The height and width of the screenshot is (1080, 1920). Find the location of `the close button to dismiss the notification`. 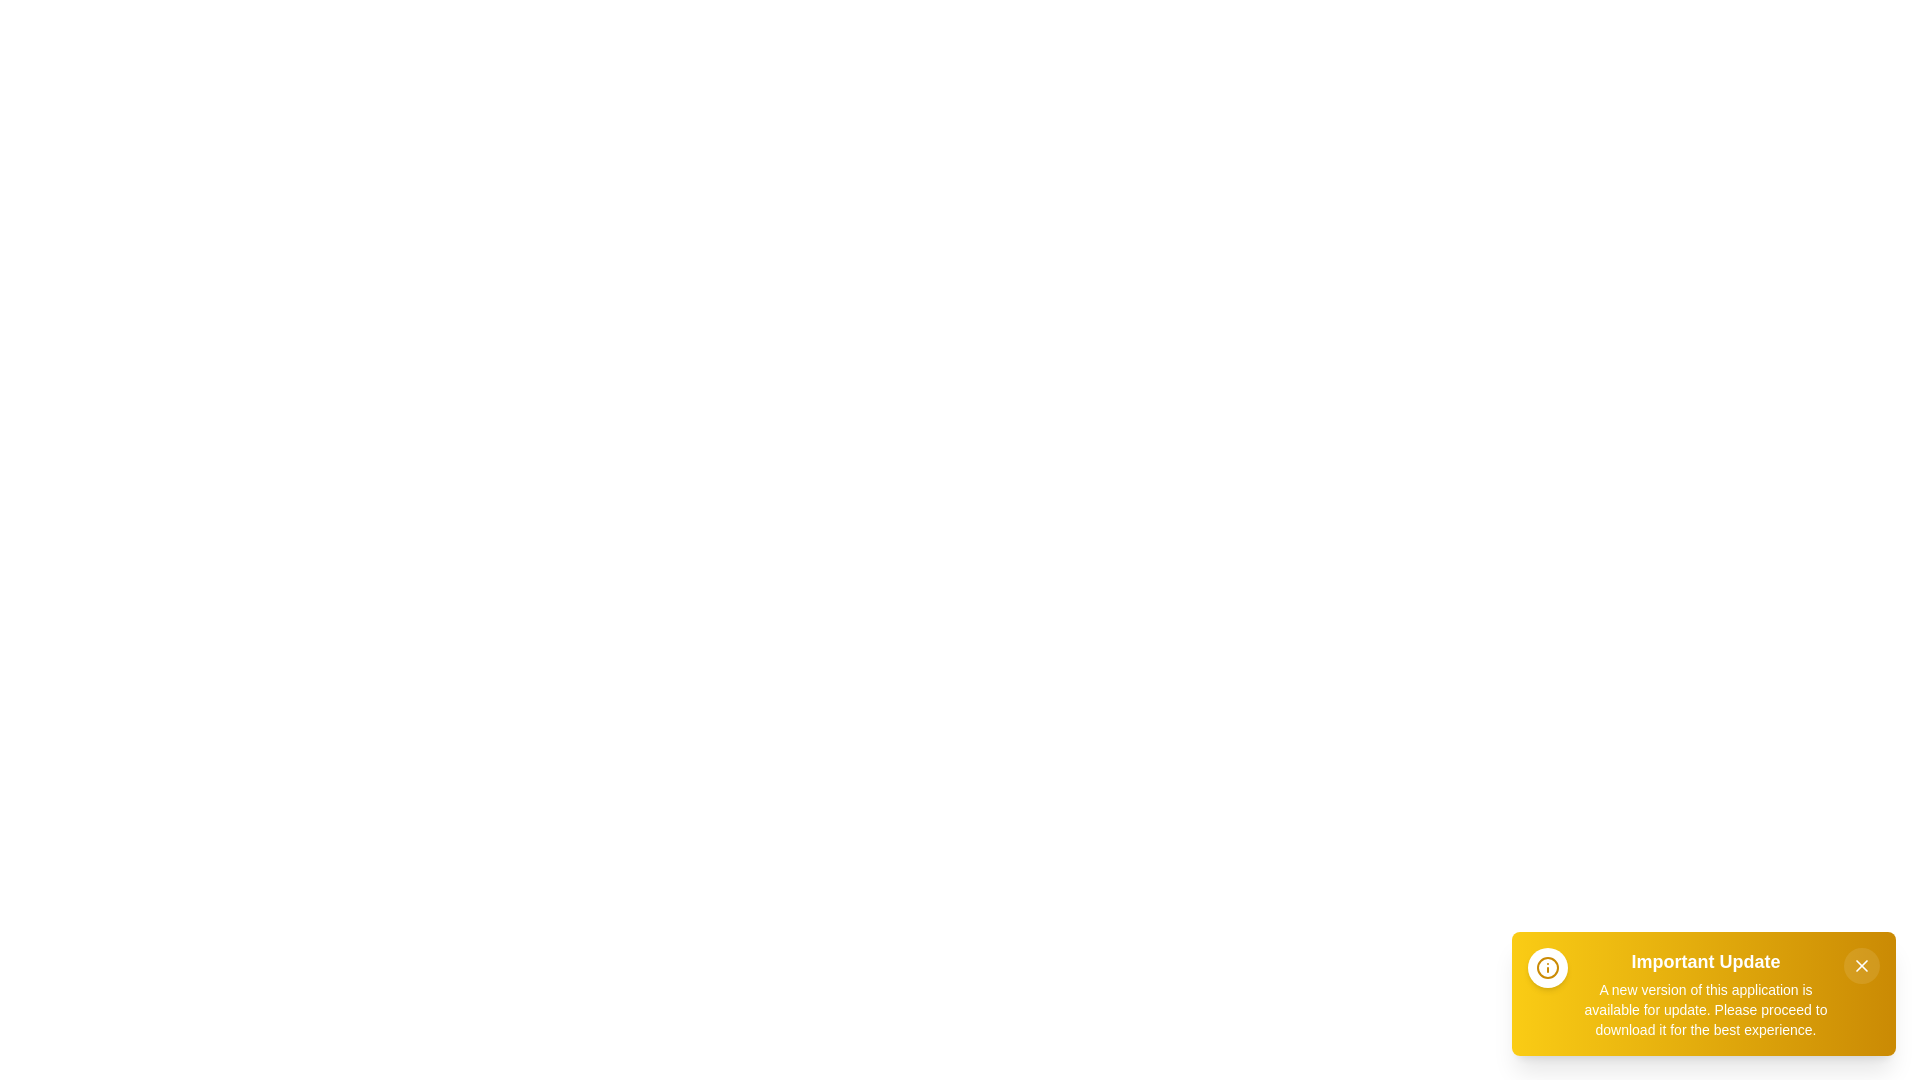

the close button to dismiss the notification is located at coordinates (1861, 964).